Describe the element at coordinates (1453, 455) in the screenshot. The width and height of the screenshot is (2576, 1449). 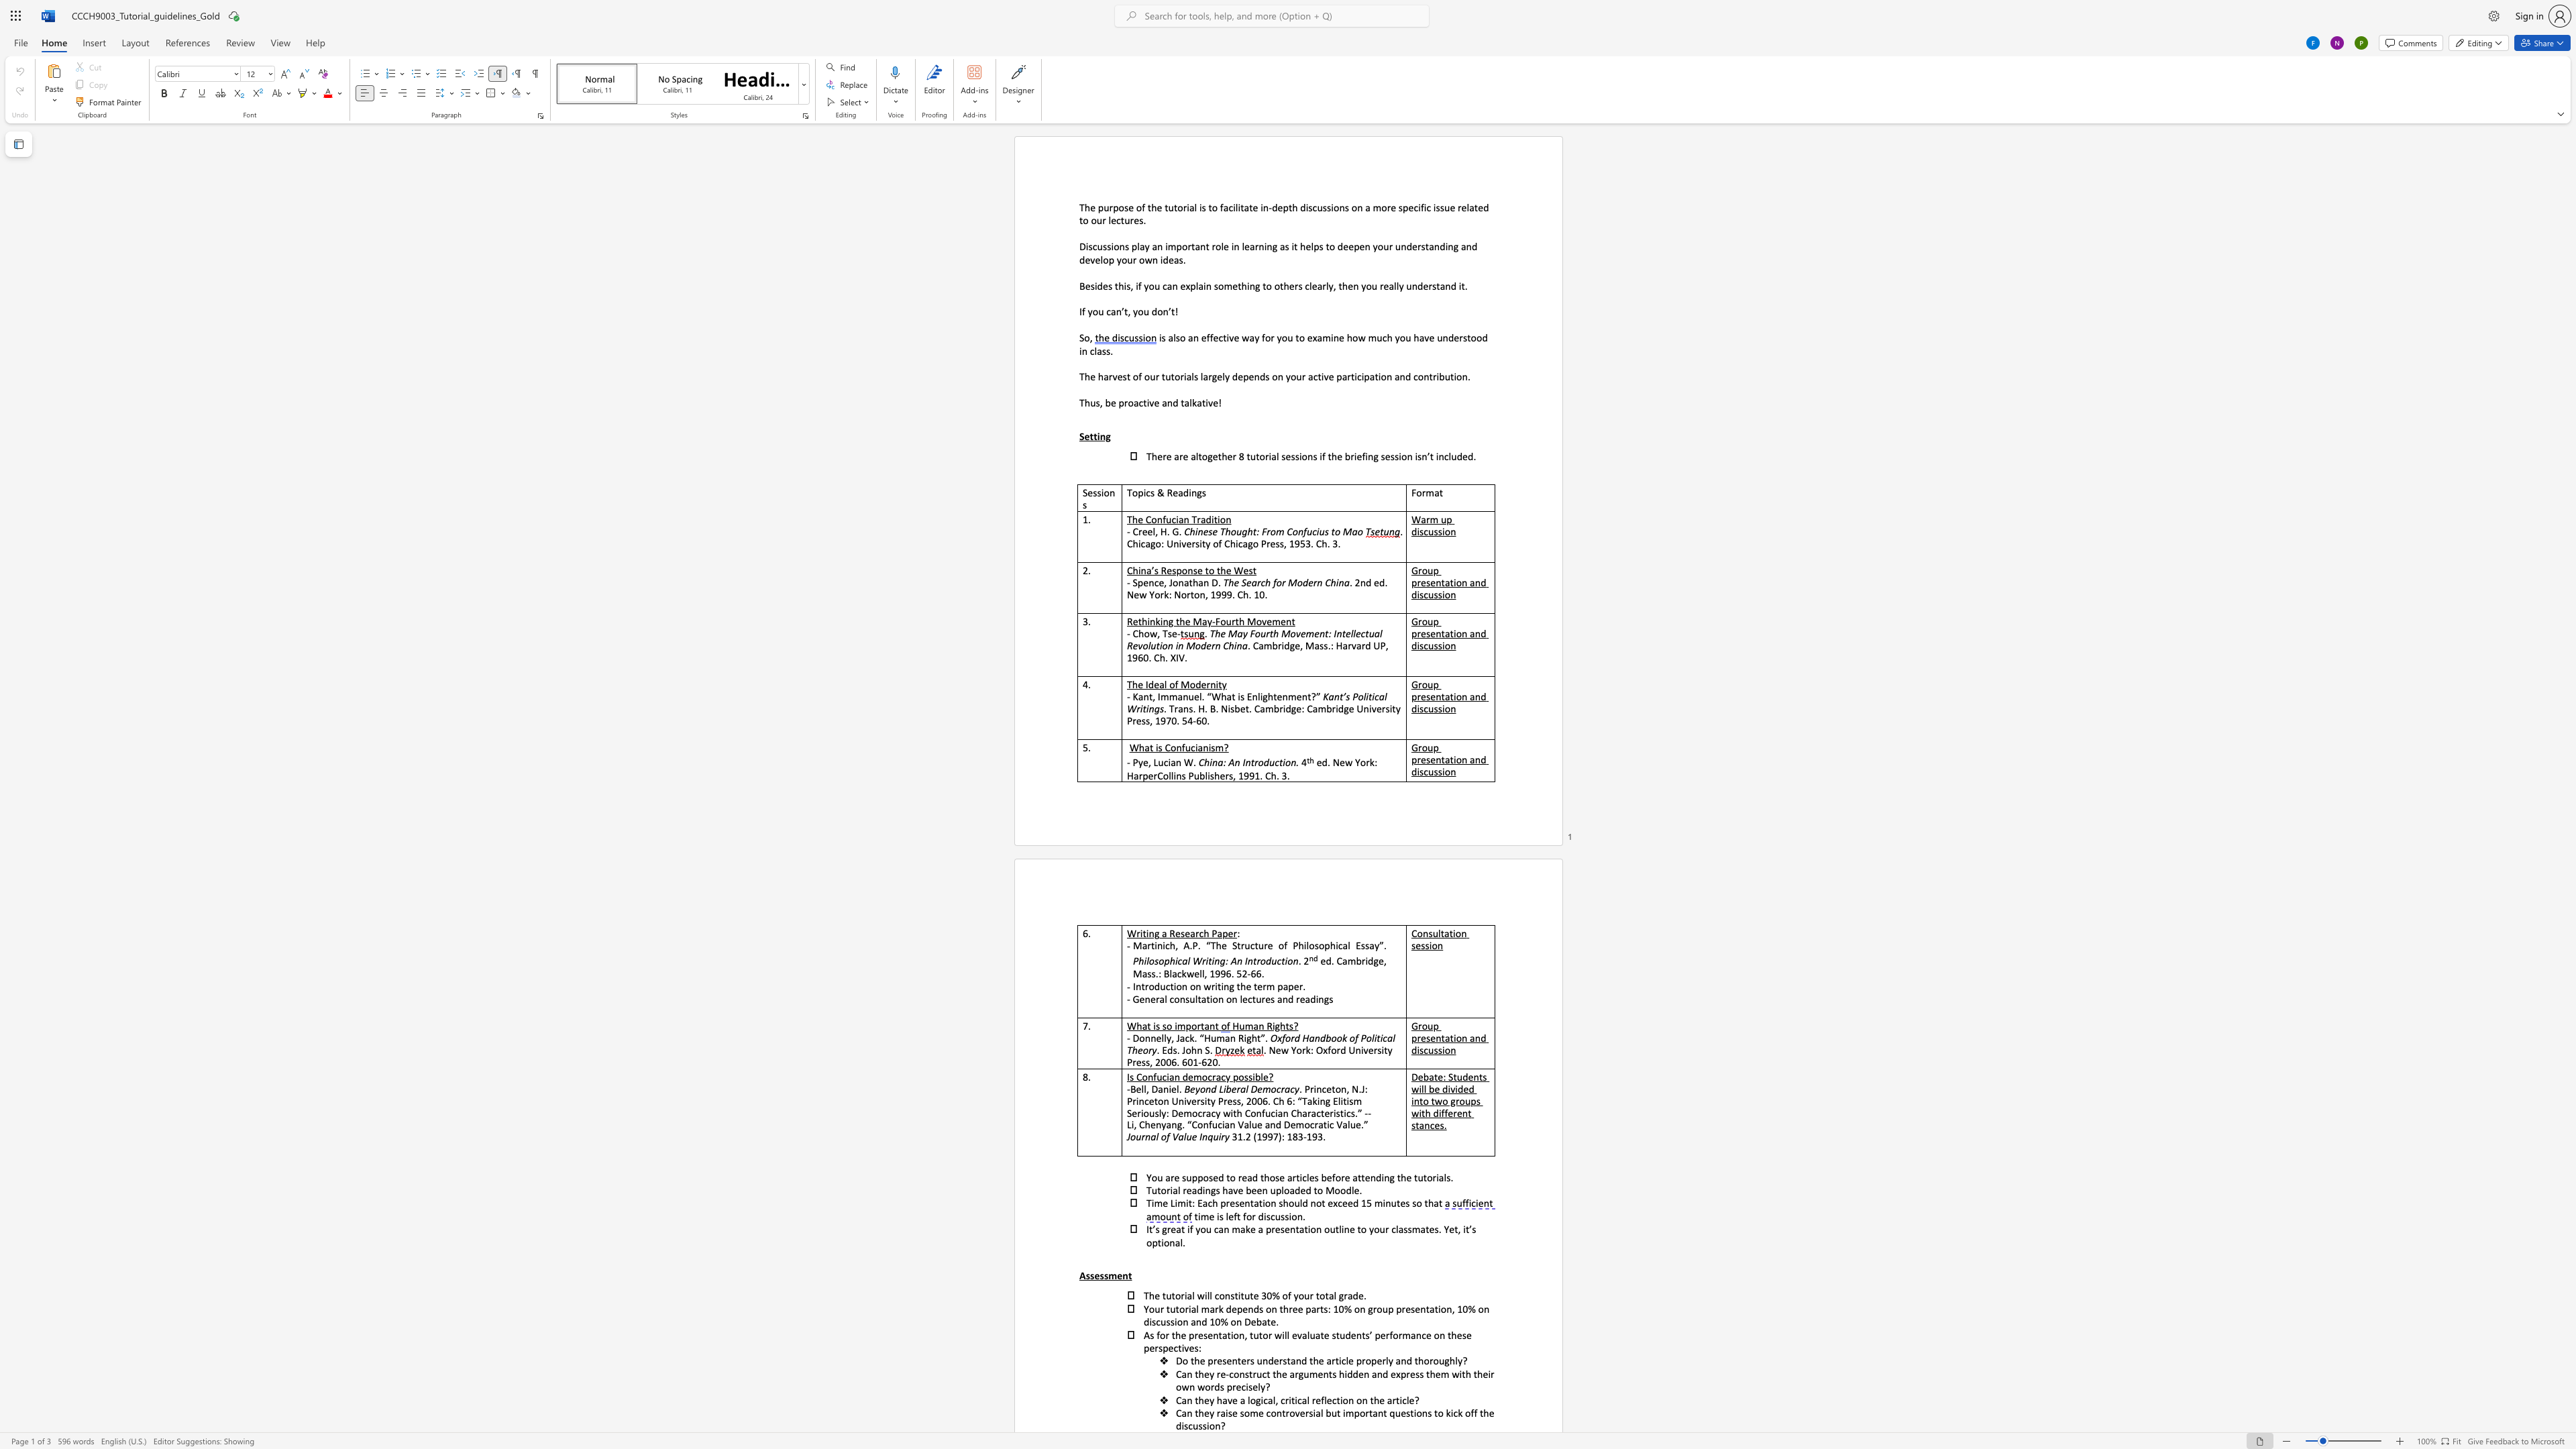
I see `the 1th character "u" in the text` at that location.